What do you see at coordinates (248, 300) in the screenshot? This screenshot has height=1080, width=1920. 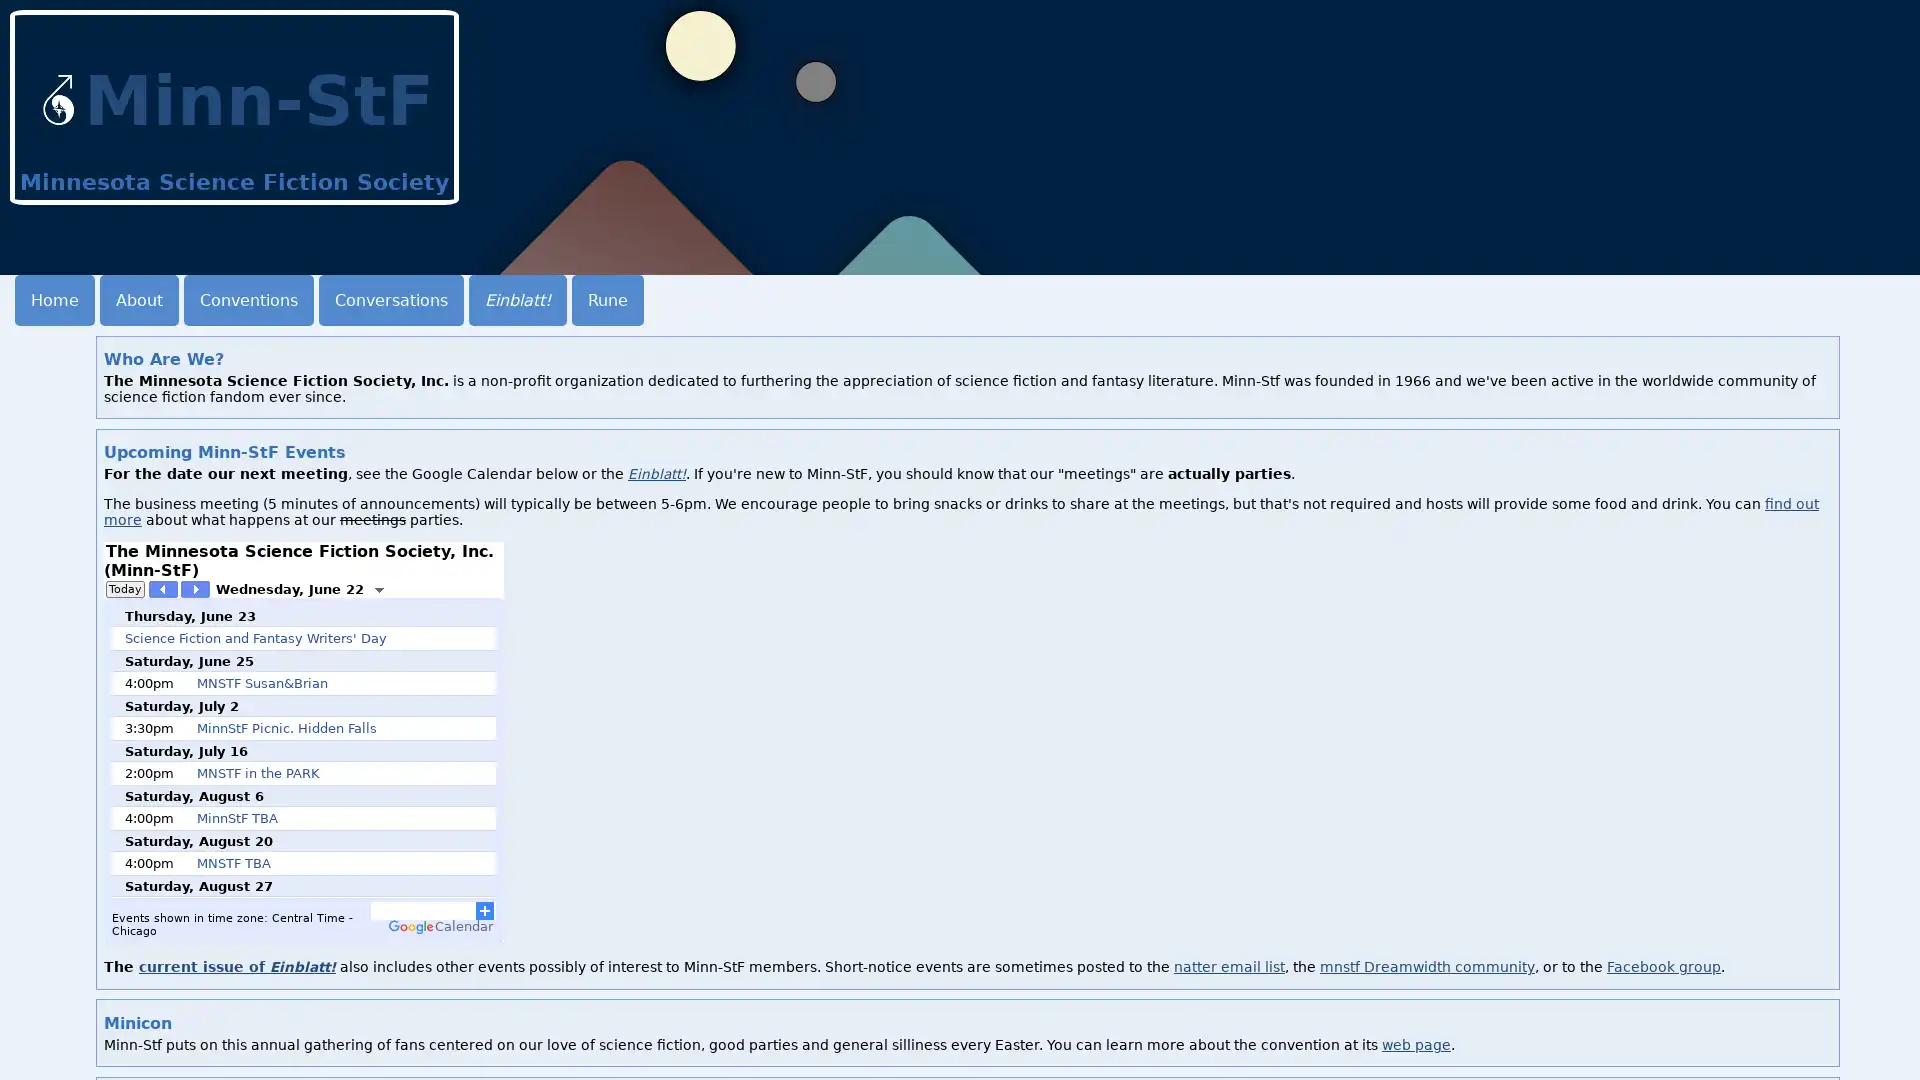 I see `Conventions` at bounding box center [248, 300].